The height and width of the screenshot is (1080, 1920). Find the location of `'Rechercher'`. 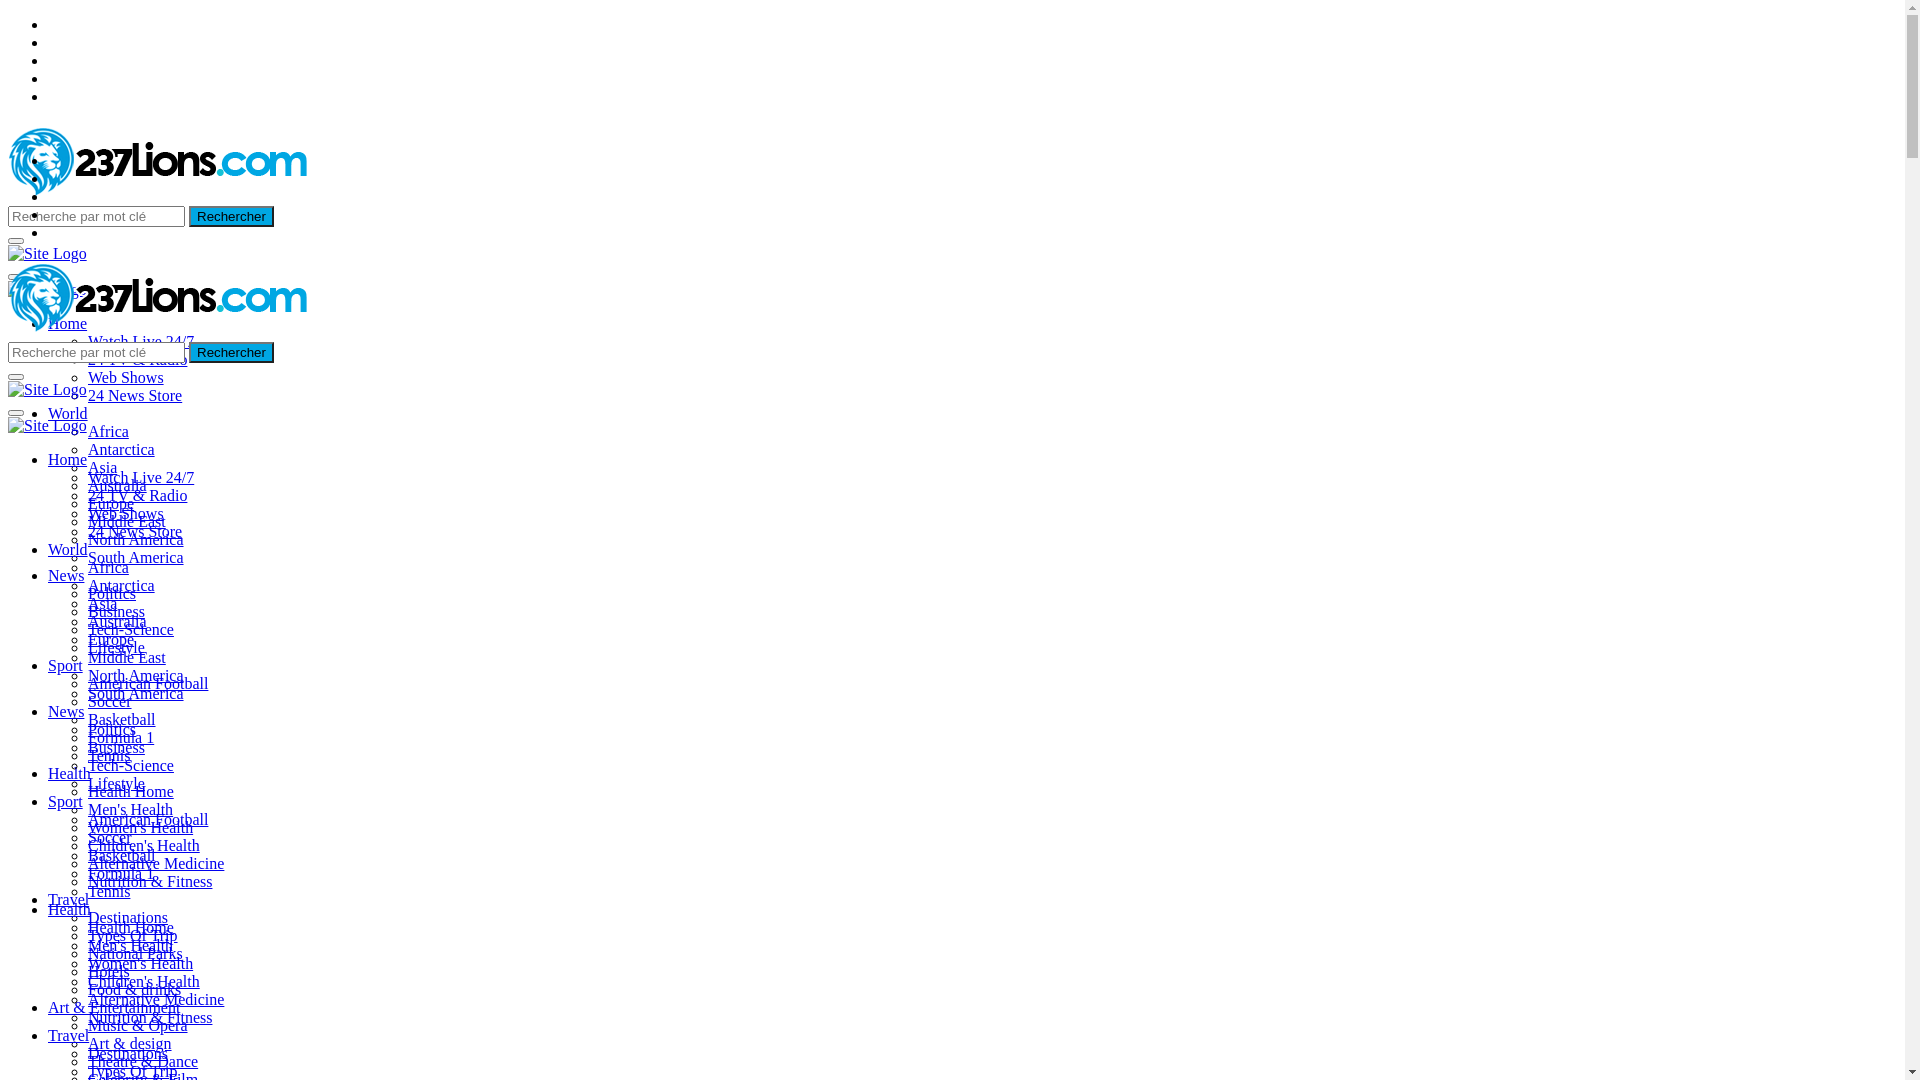

'Rechercher' is located at coordinates (231, 216).